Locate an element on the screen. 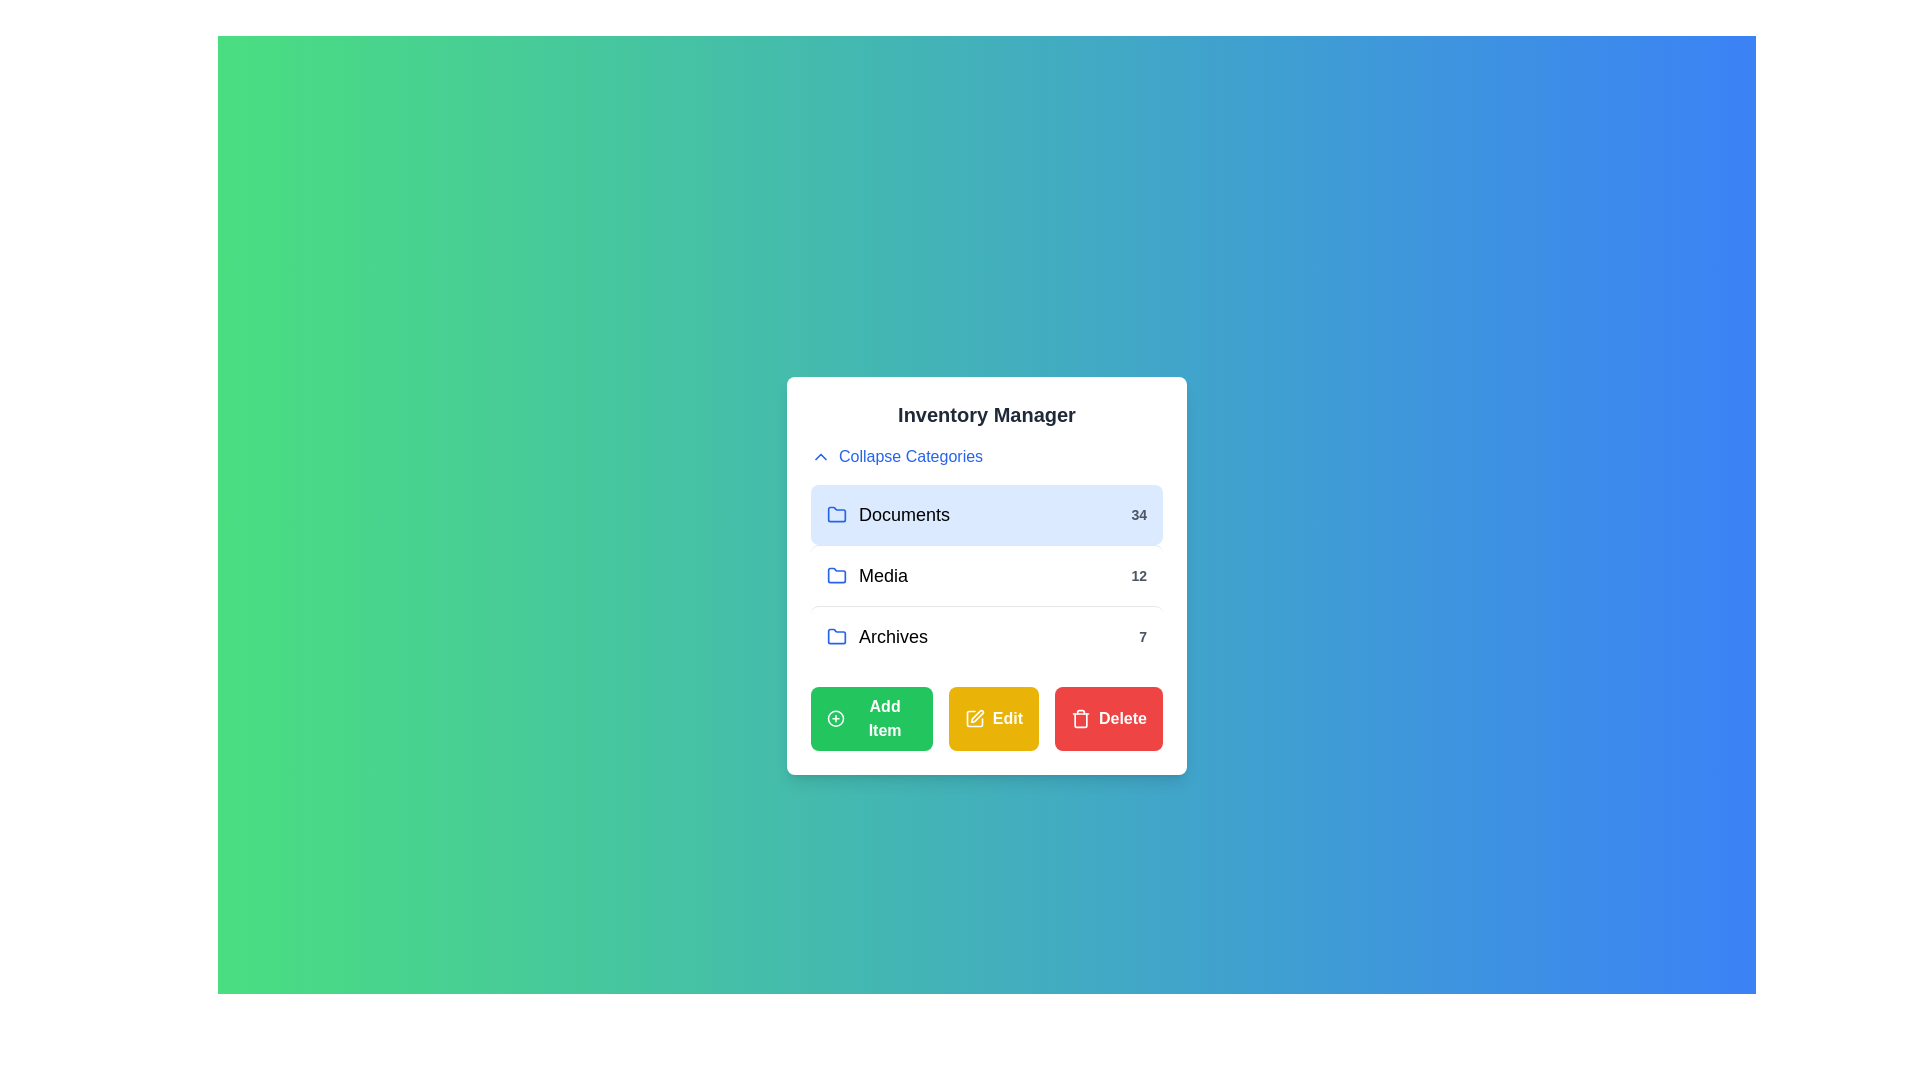 This screenshot has width=1920, height=1080. the category Archives to observe the hover effect is located at coordinates (987, 636).